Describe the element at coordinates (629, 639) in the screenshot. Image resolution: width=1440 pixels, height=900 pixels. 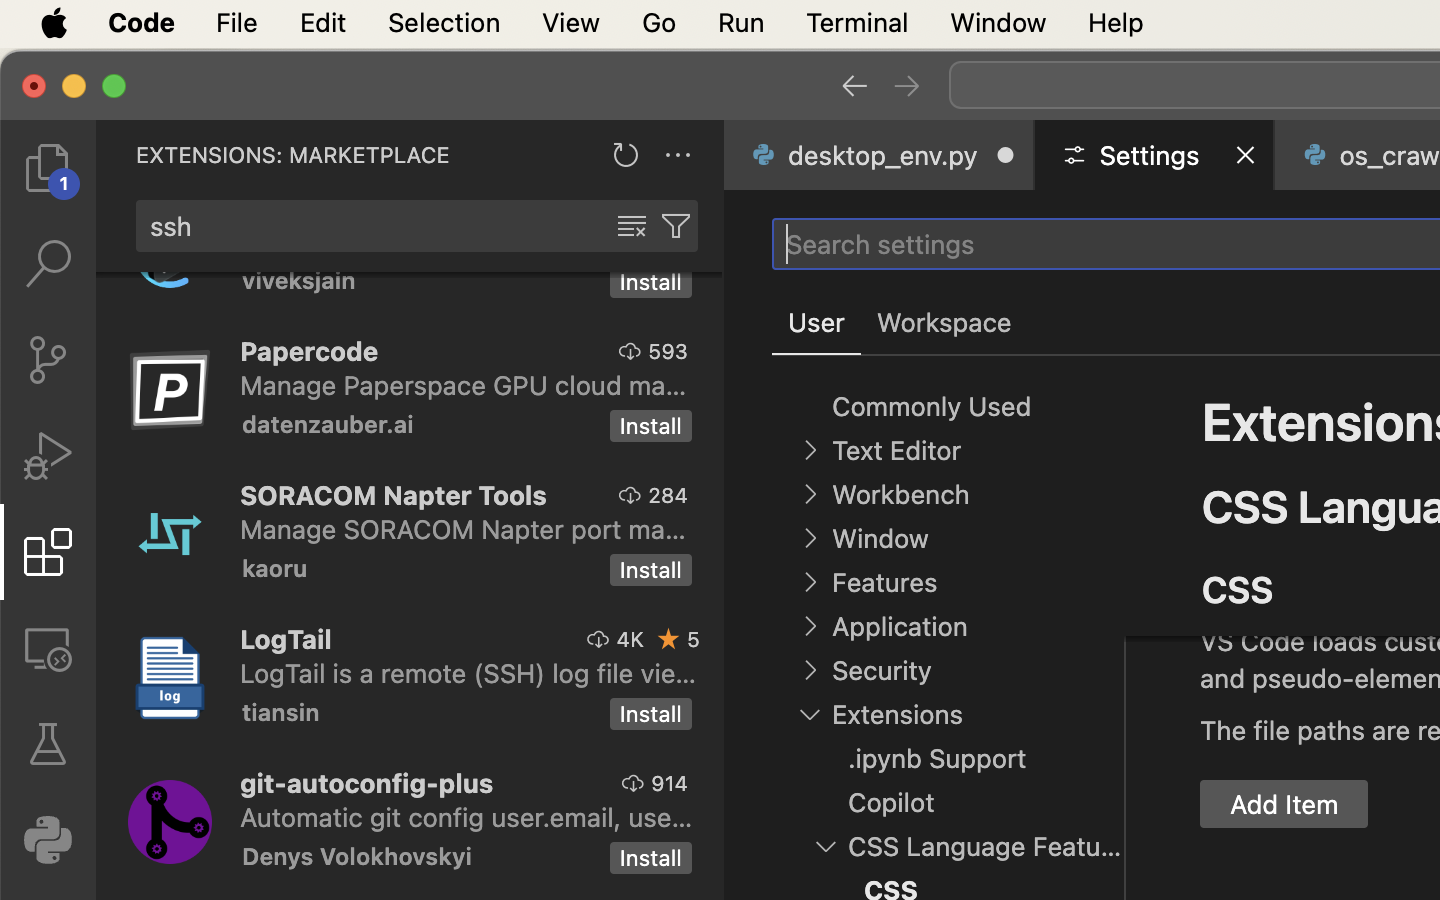
I see `'4K'` at that location.